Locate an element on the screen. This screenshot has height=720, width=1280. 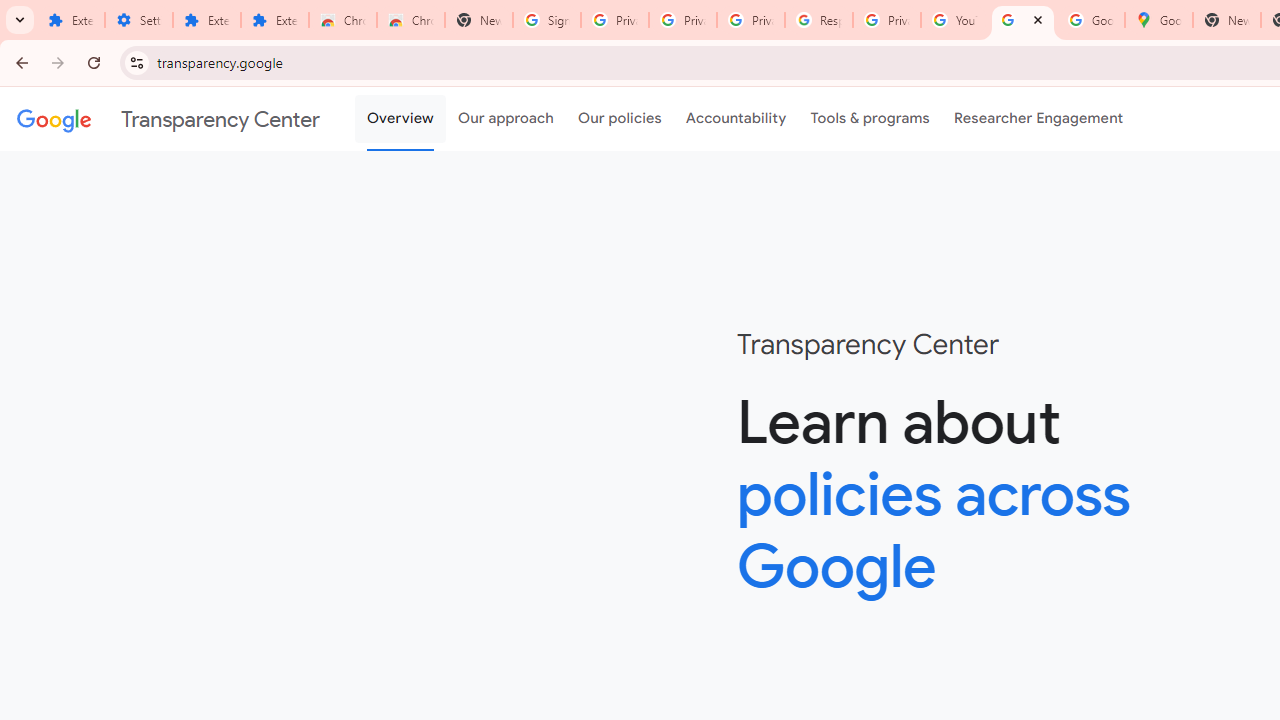
'Tools & programs' is located at coordinates (869, 119).